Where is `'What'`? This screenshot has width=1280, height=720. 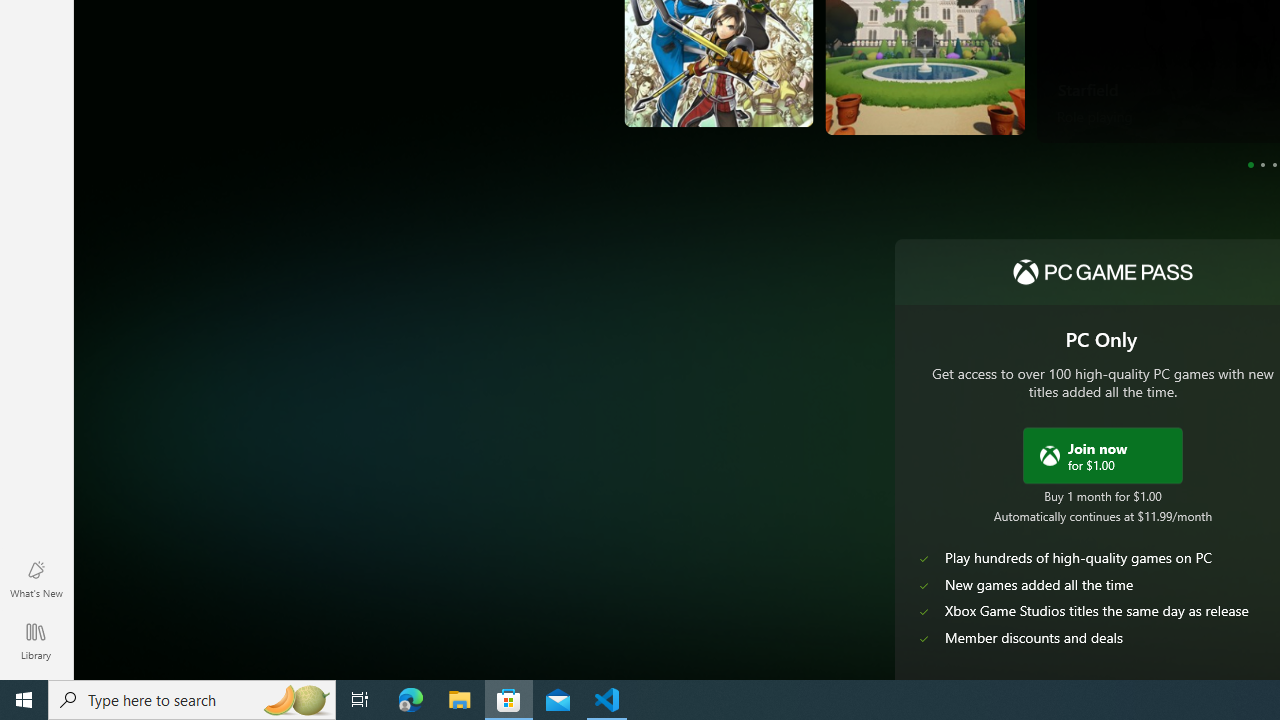 'What' is located at coordinates (35, 578).